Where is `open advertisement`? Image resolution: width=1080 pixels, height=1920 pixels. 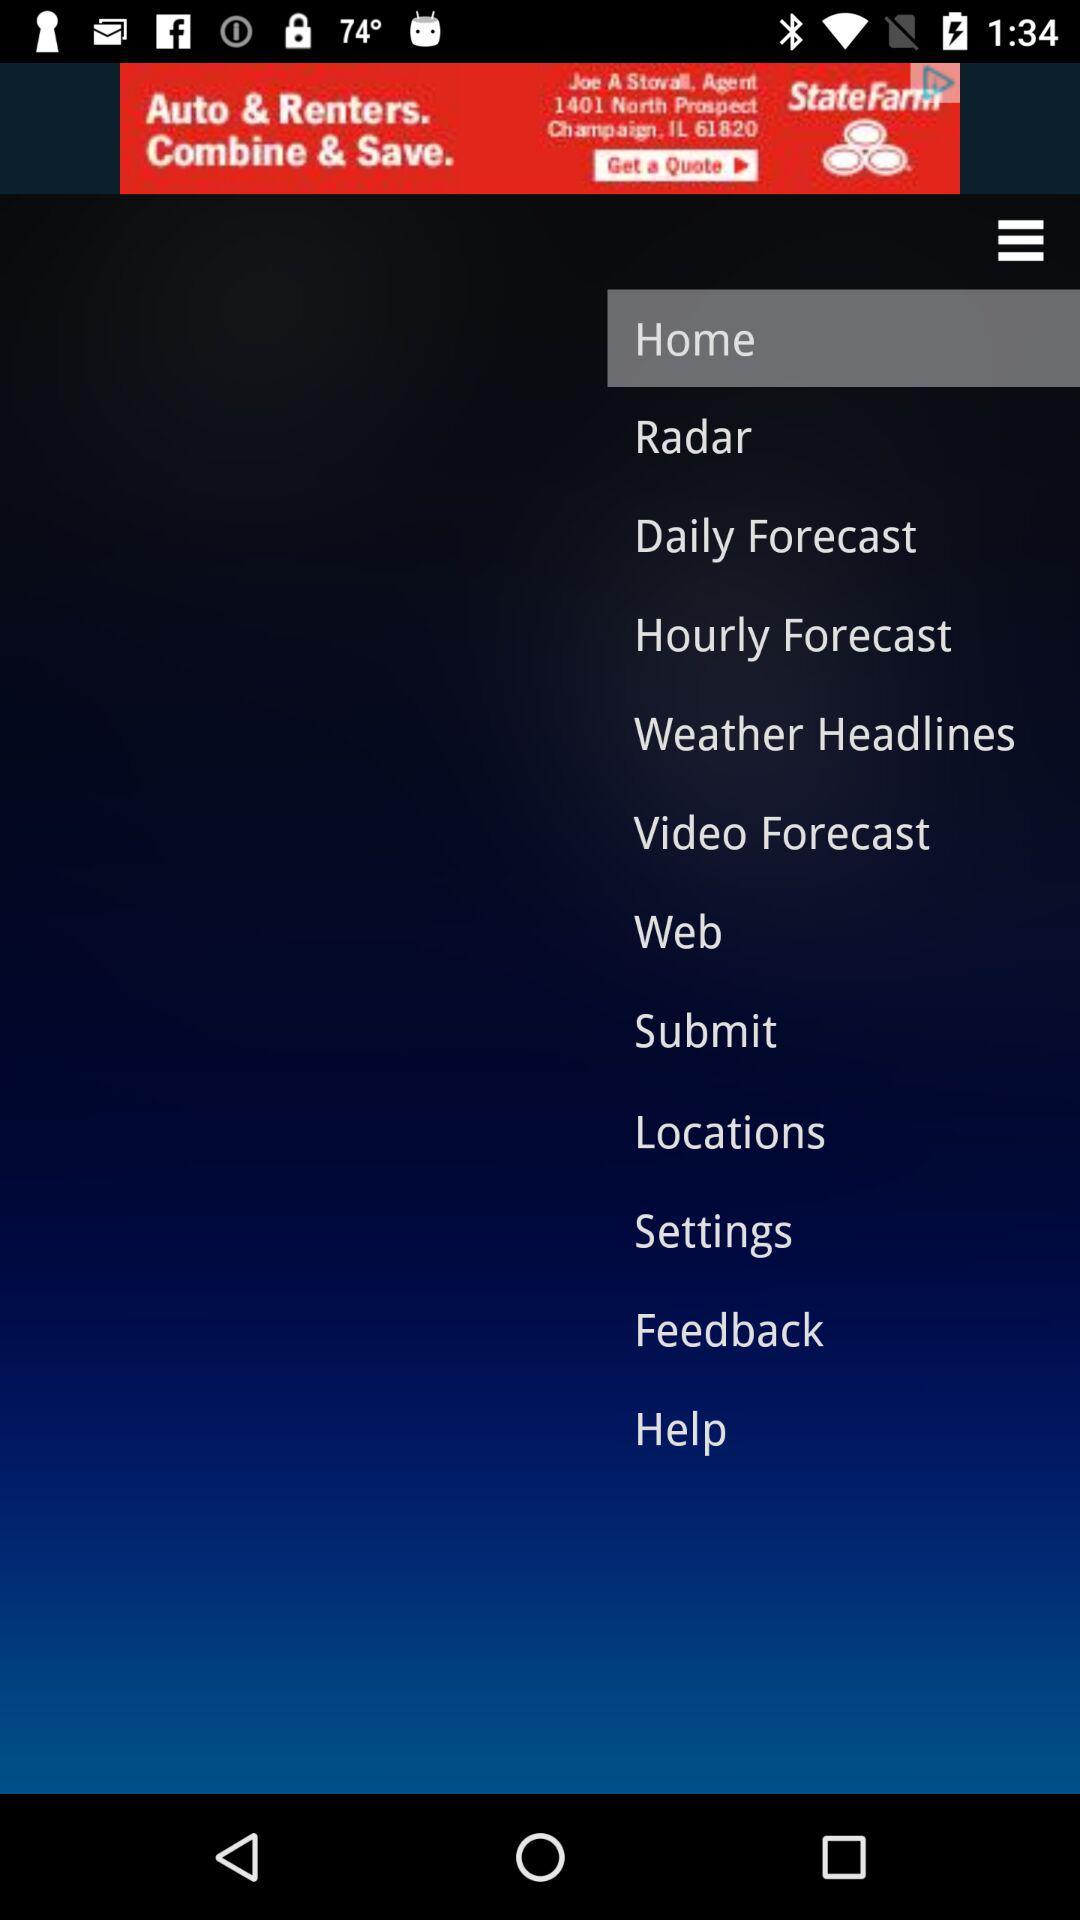 open advertisement is located at coordinates (540, 127).